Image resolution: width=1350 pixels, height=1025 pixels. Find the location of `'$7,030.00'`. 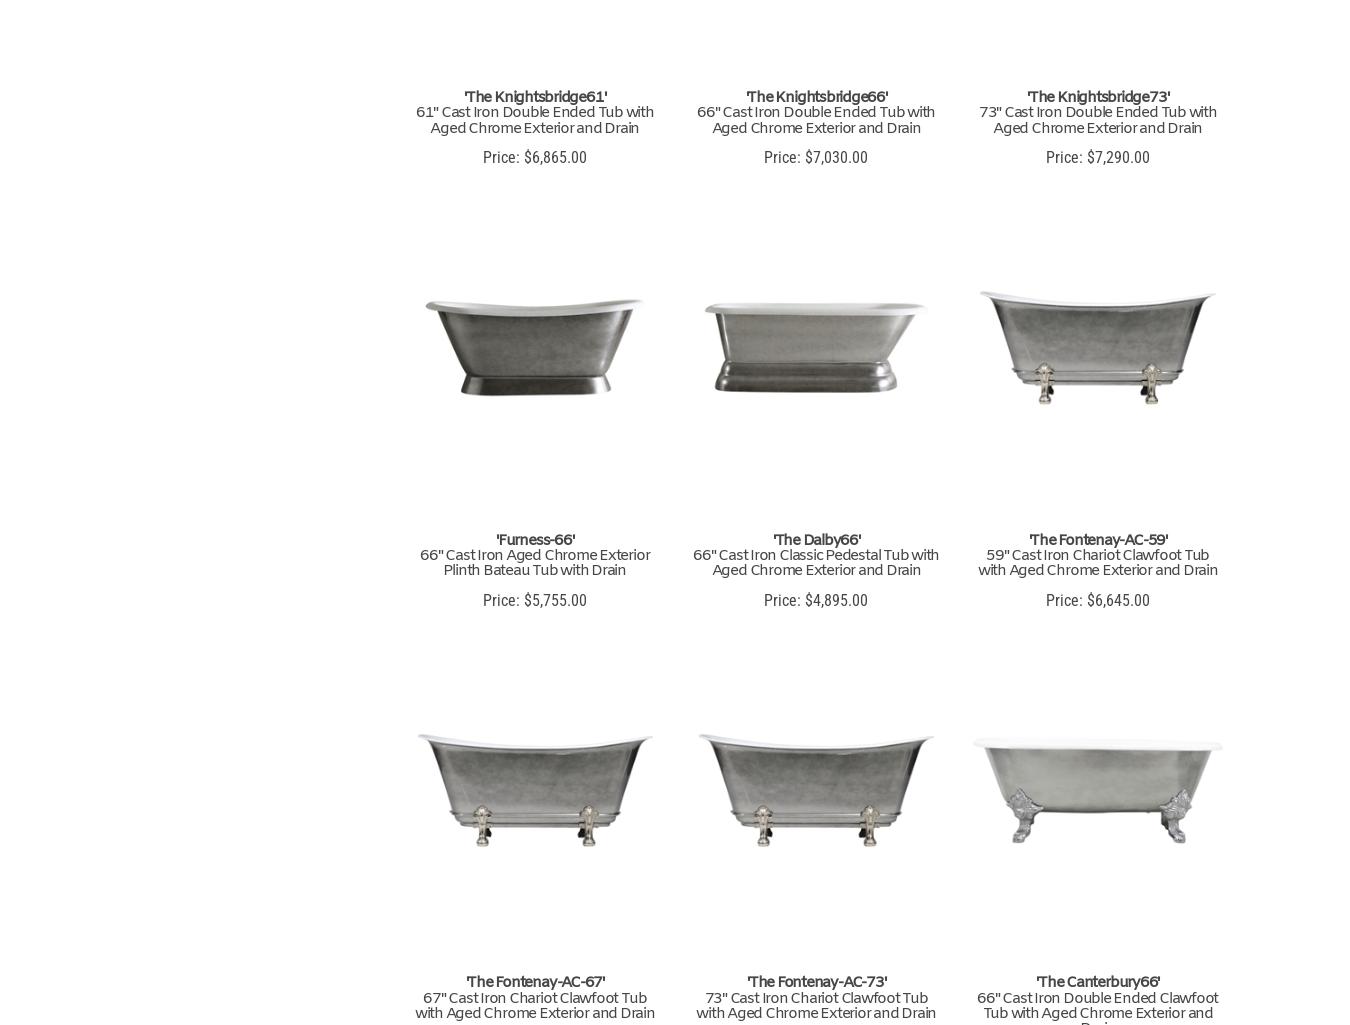

'$7,030.00' is located at coordinates (800, 156).